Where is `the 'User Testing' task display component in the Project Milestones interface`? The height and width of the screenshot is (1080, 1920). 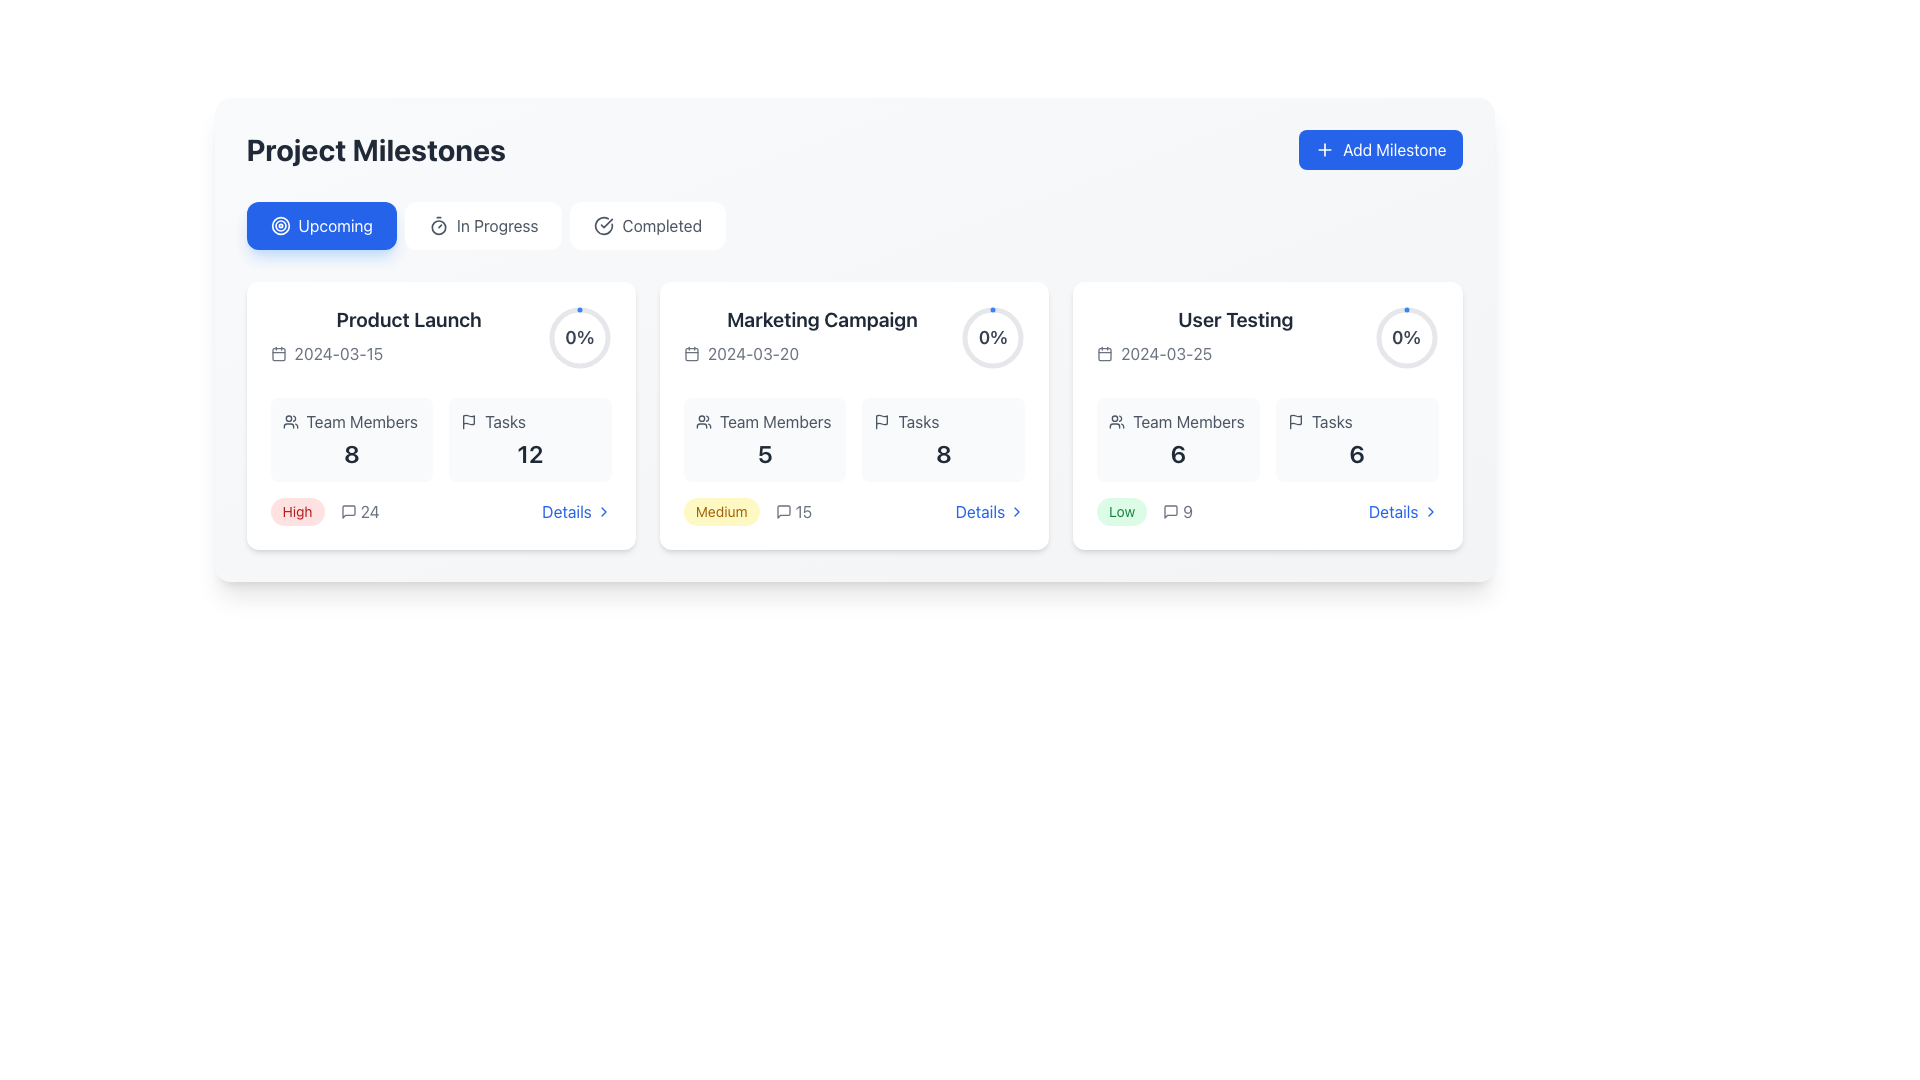 the 'User Testing' task display component in the Project Milestones interface is located at coordinates (1266, 338).